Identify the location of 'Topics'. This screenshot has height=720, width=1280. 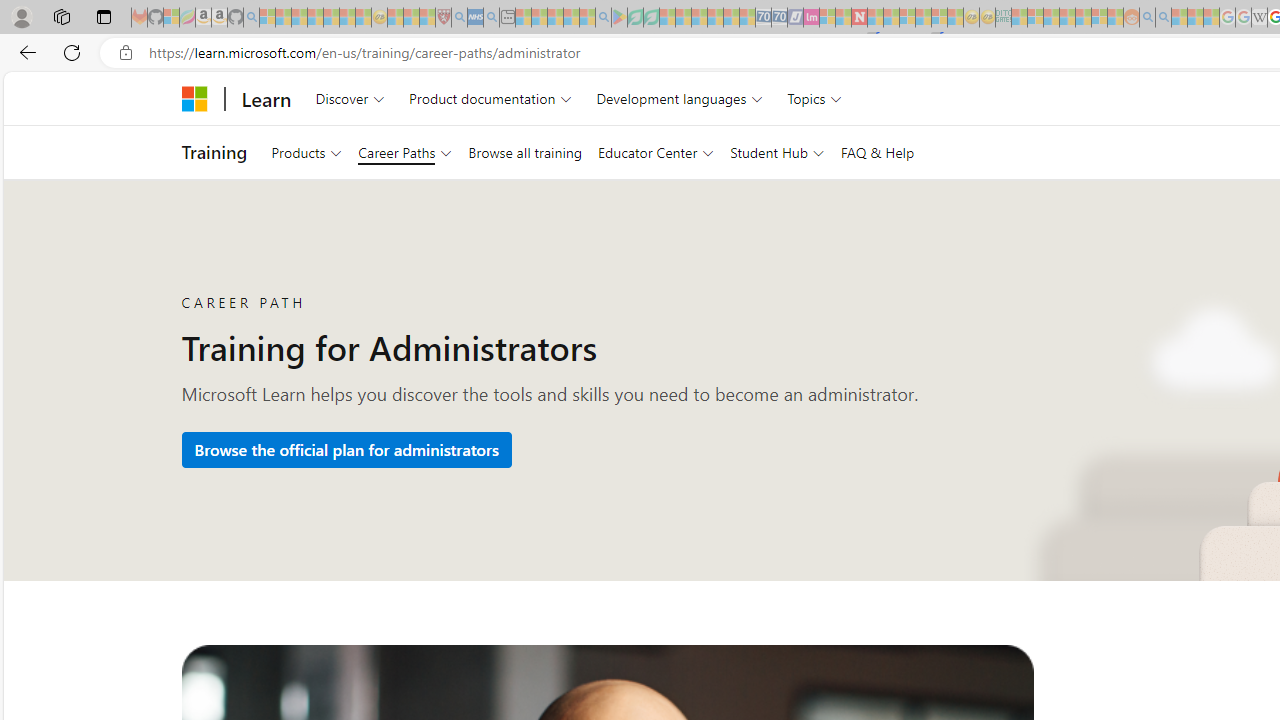
(815, 98).